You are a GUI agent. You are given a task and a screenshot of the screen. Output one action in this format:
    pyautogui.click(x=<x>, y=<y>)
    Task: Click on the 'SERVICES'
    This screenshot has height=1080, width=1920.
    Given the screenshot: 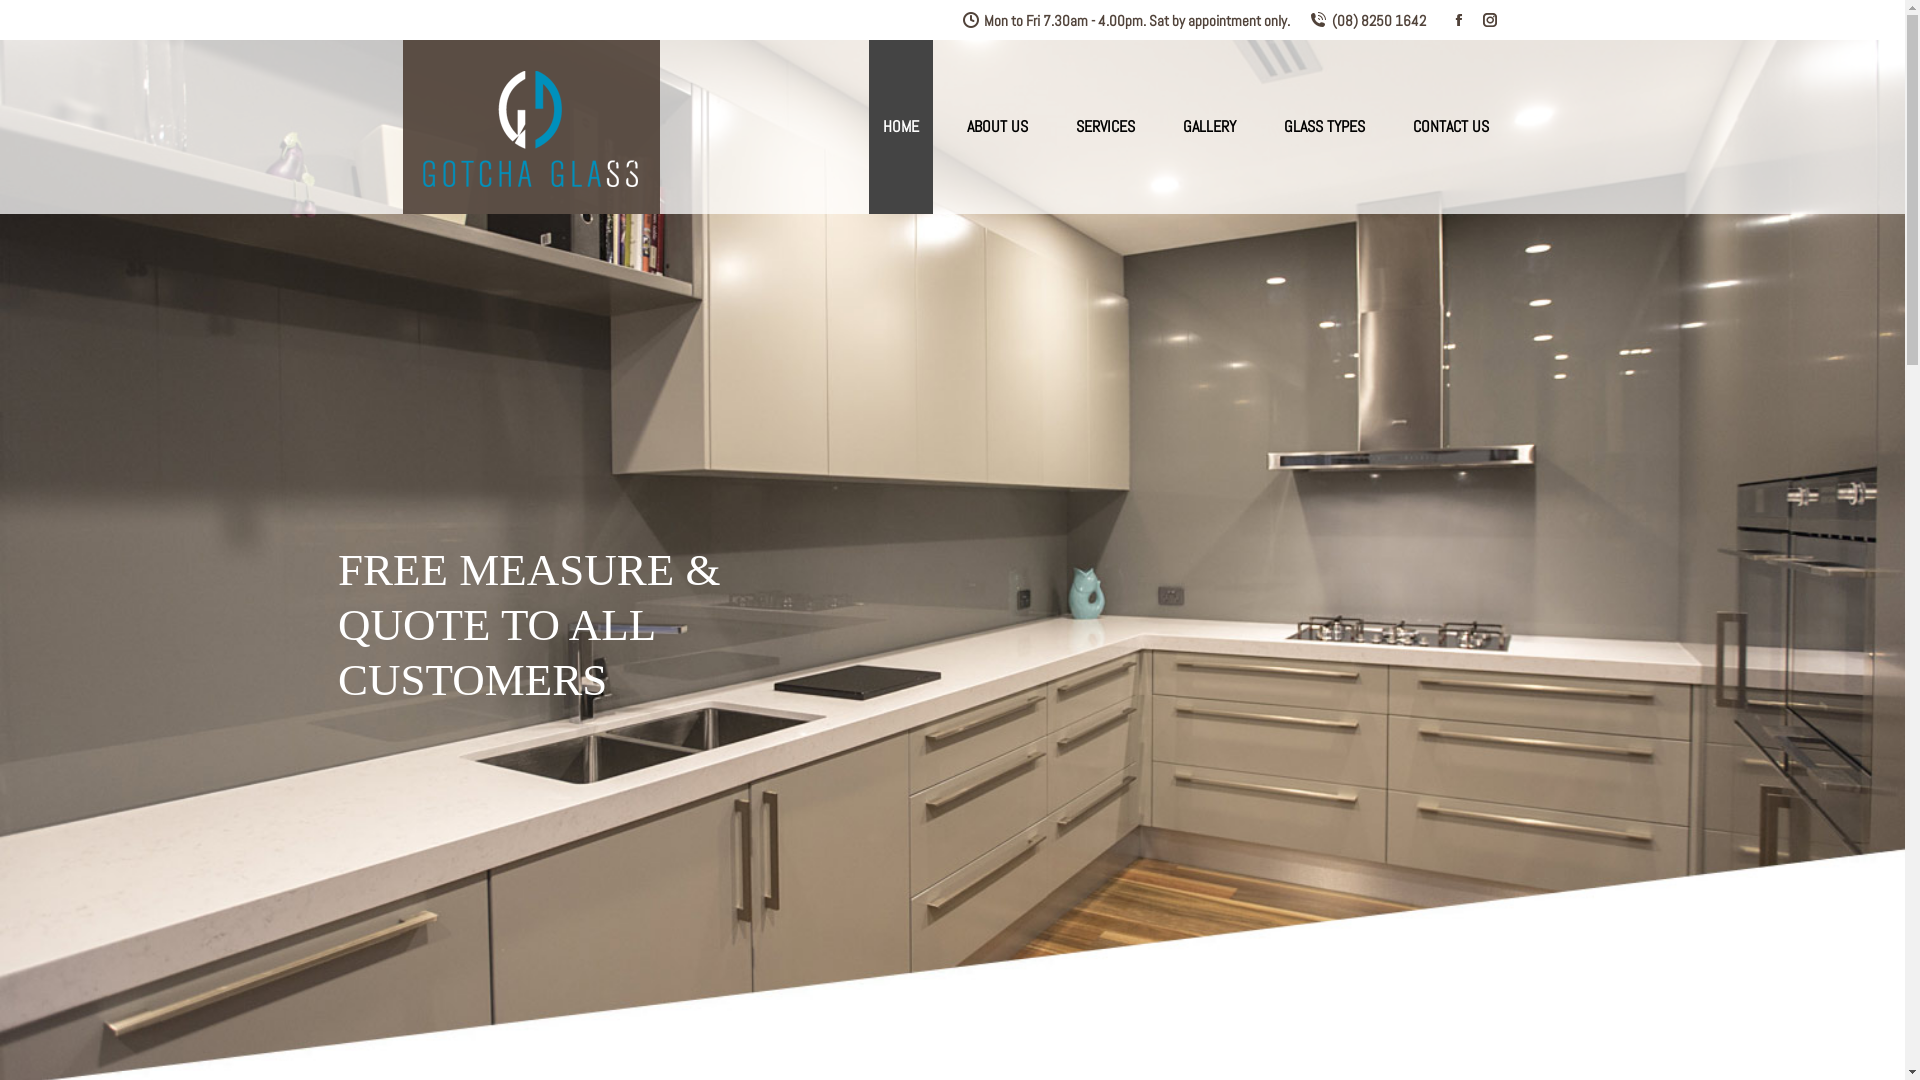 What is the action you would take?
    pyautogui.click(x=1060, y=127)
    